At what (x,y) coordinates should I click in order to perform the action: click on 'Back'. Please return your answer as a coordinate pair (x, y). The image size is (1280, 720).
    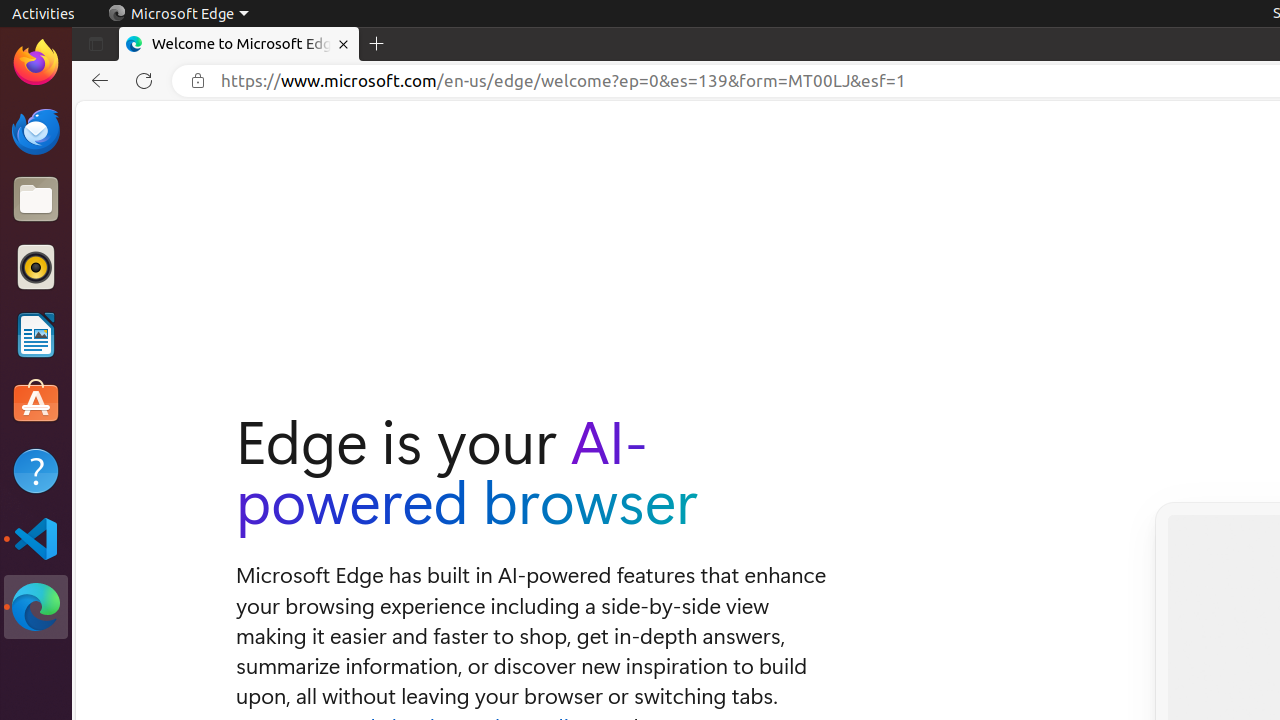
    Looking at the image, I should click on (95, 80).